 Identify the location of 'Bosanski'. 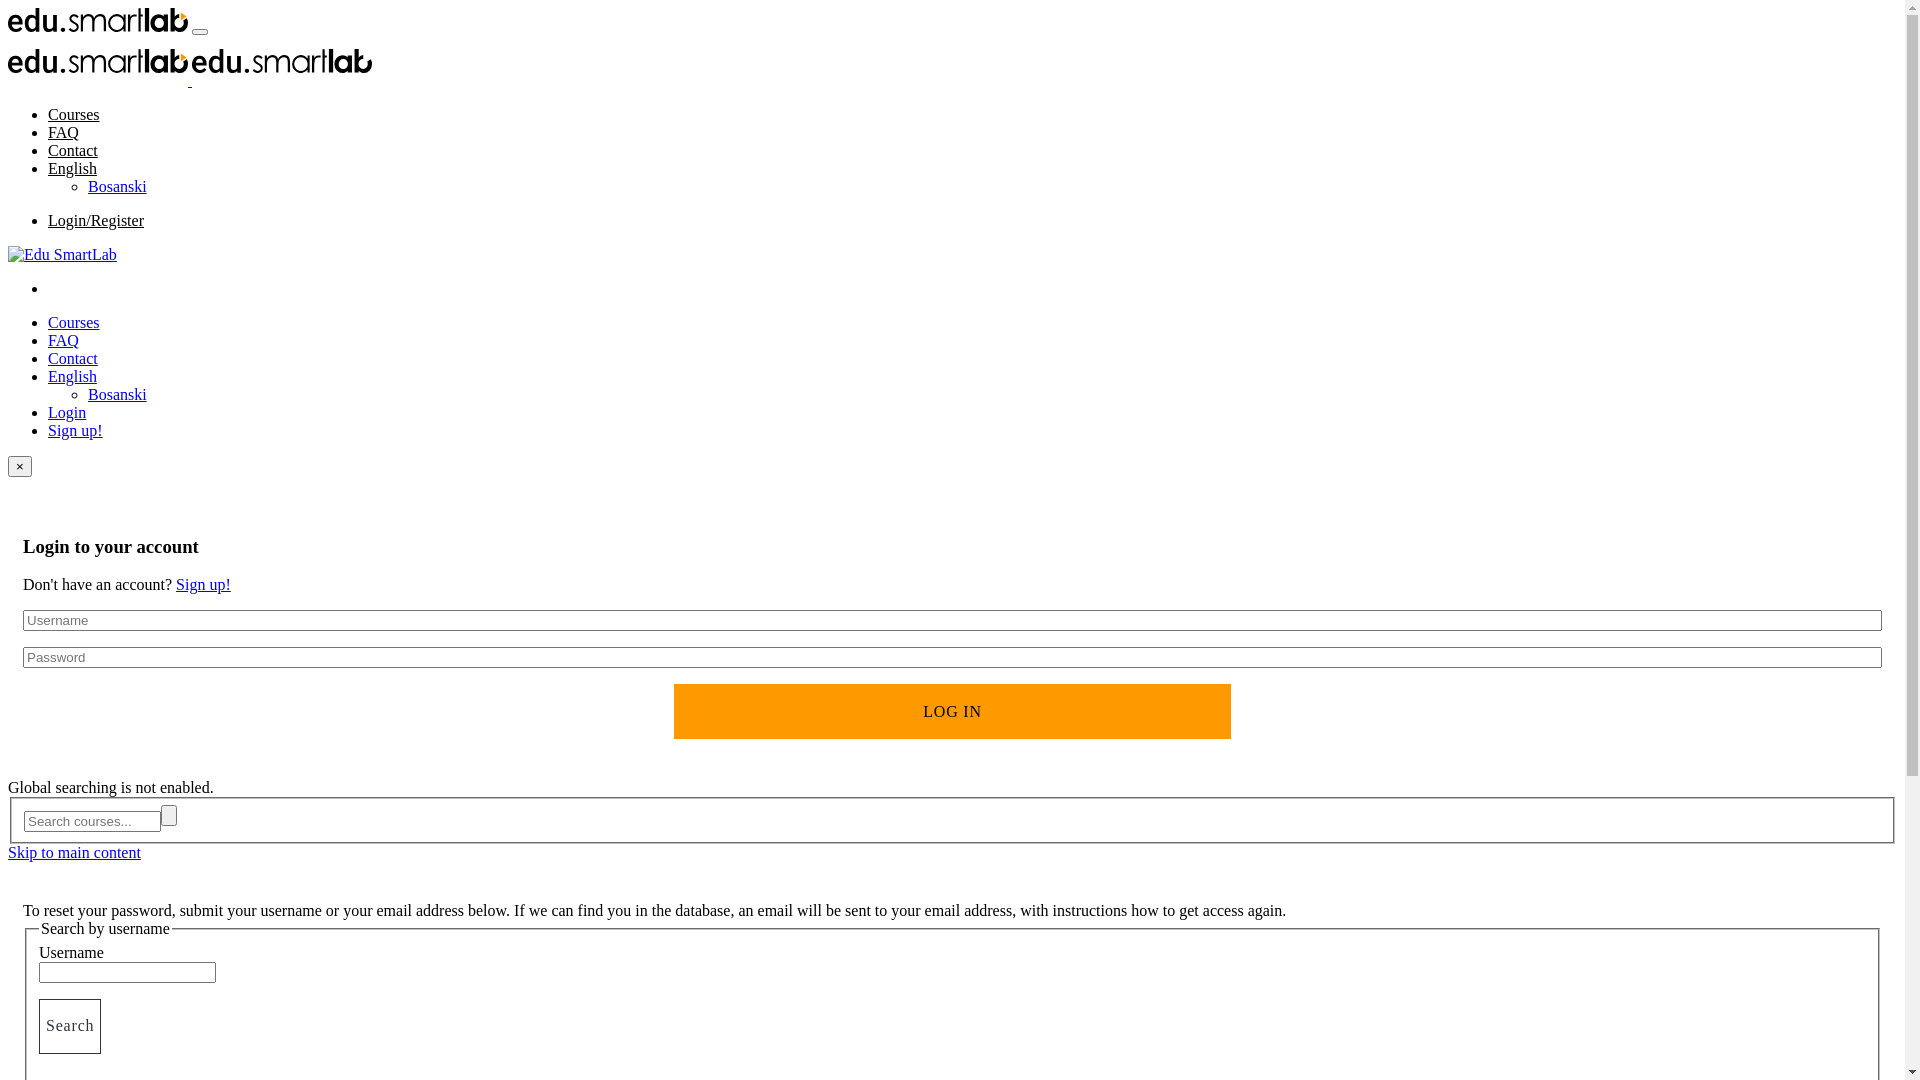
(116, 186).